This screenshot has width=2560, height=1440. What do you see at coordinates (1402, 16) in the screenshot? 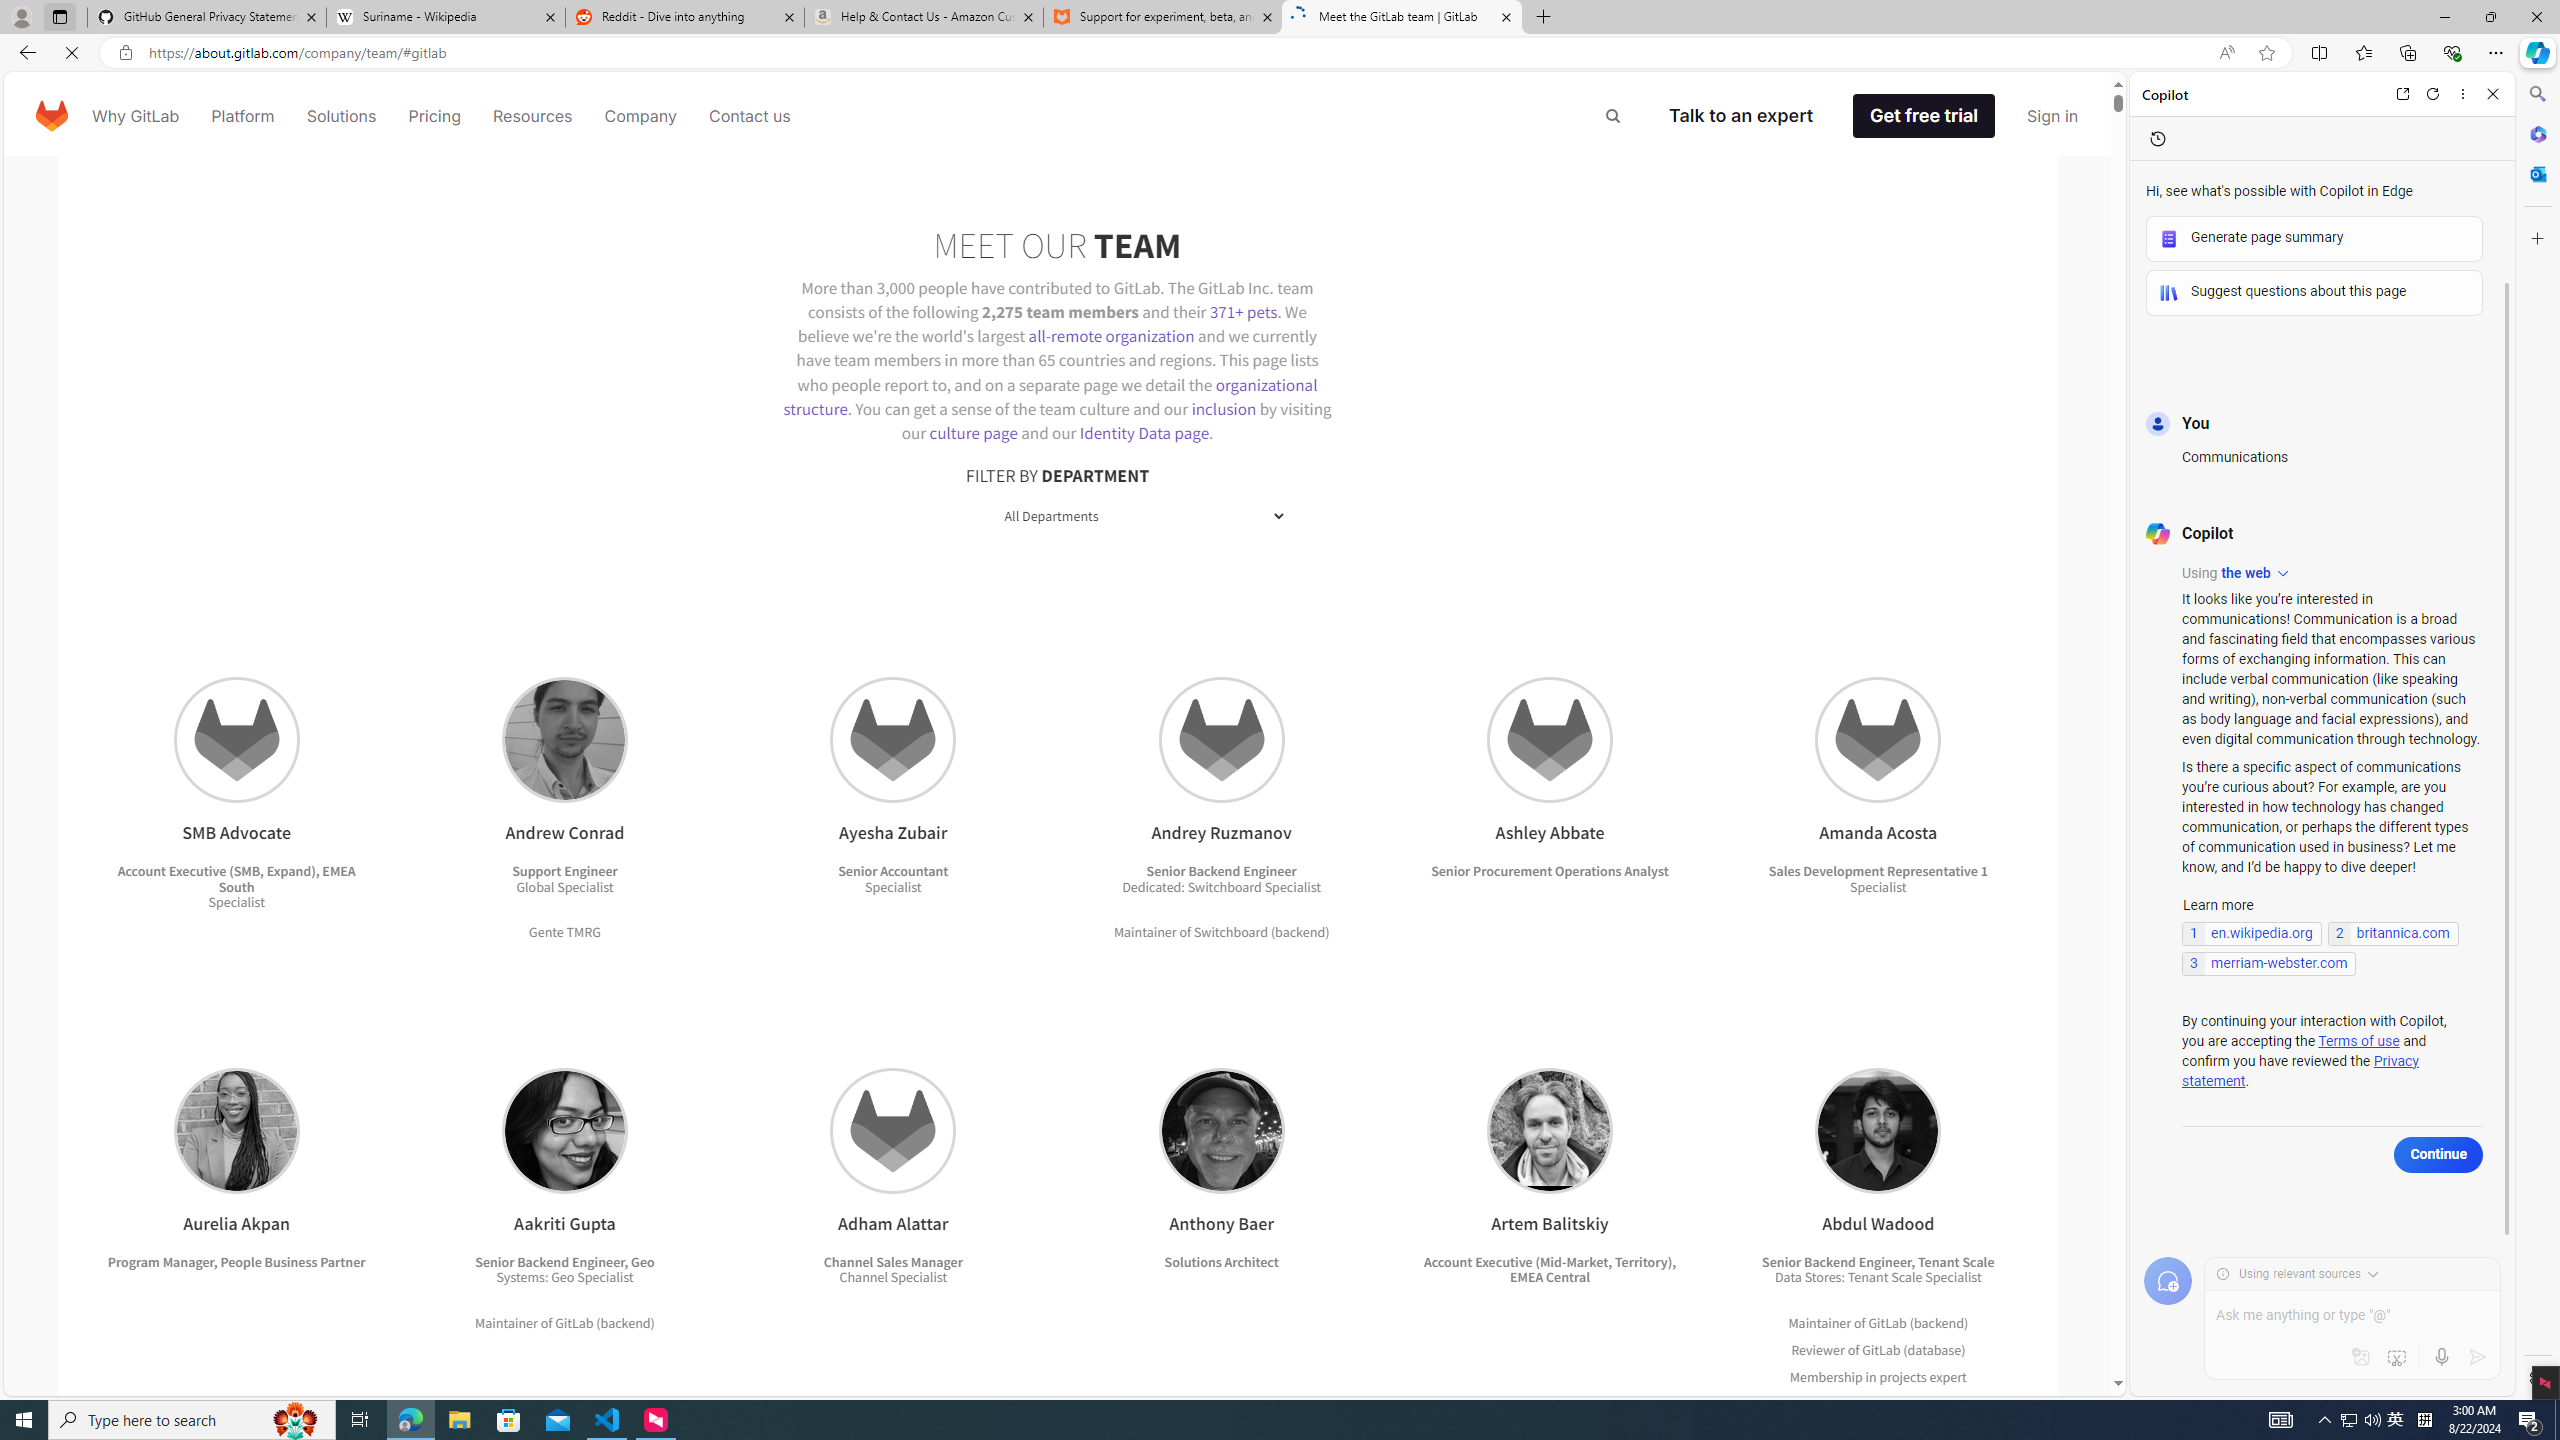
I see `'Meet the GitLab team | GitLab'` at bounding box center [1402, 16].